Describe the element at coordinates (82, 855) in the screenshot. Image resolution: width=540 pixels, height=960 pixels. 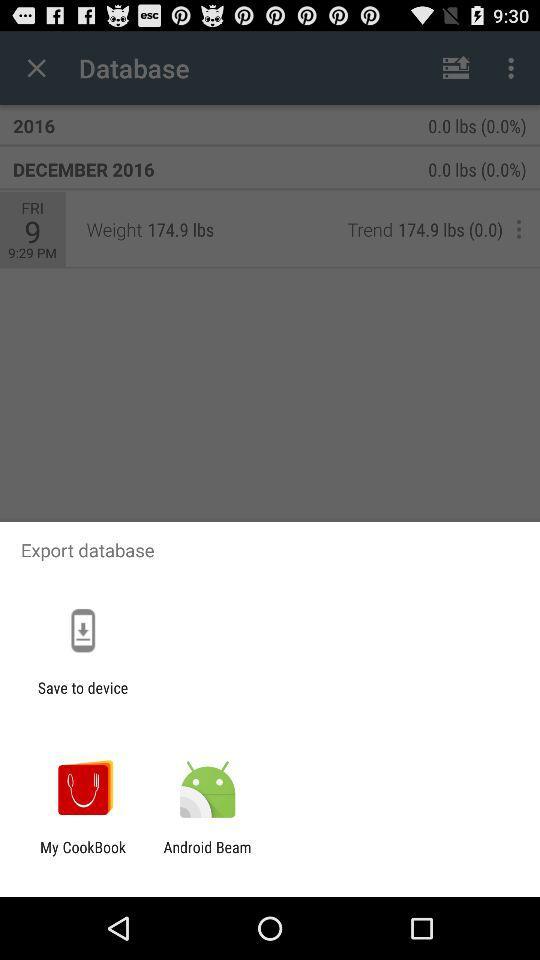
I see `app next to android beam` at that location.